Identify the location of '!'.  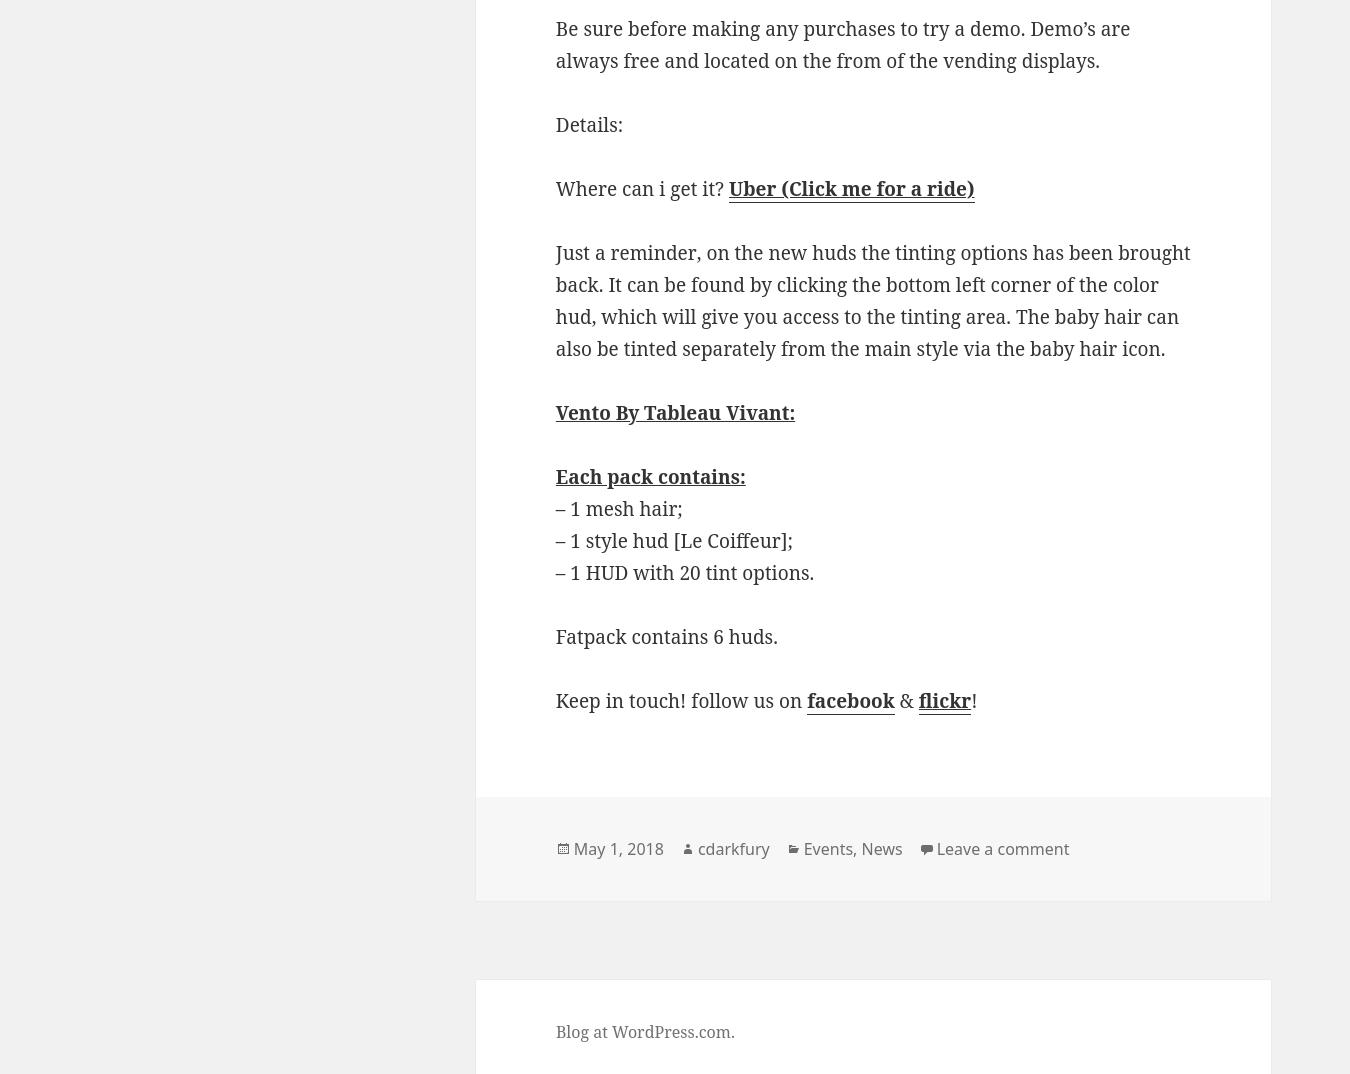
(973, 700).